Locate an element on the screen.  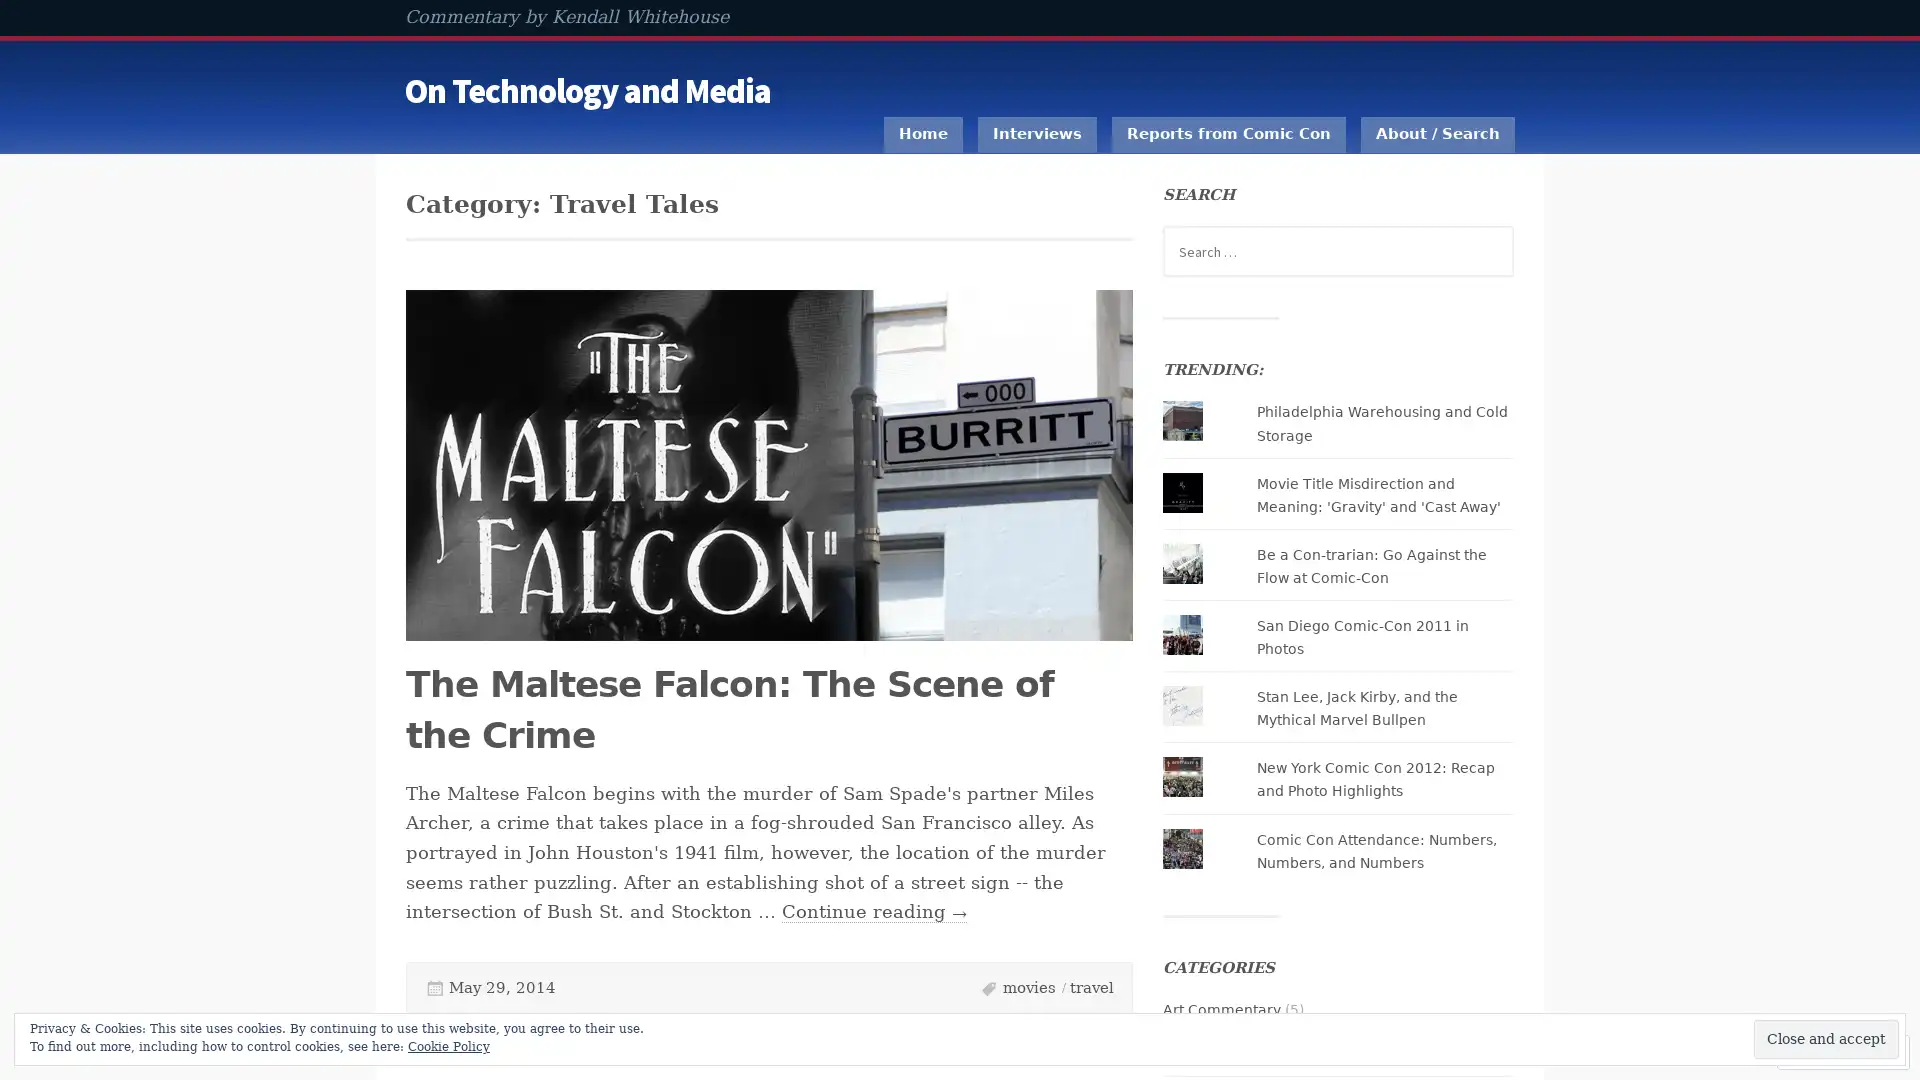
Close and accept is located at coordinates (1826, 1038).